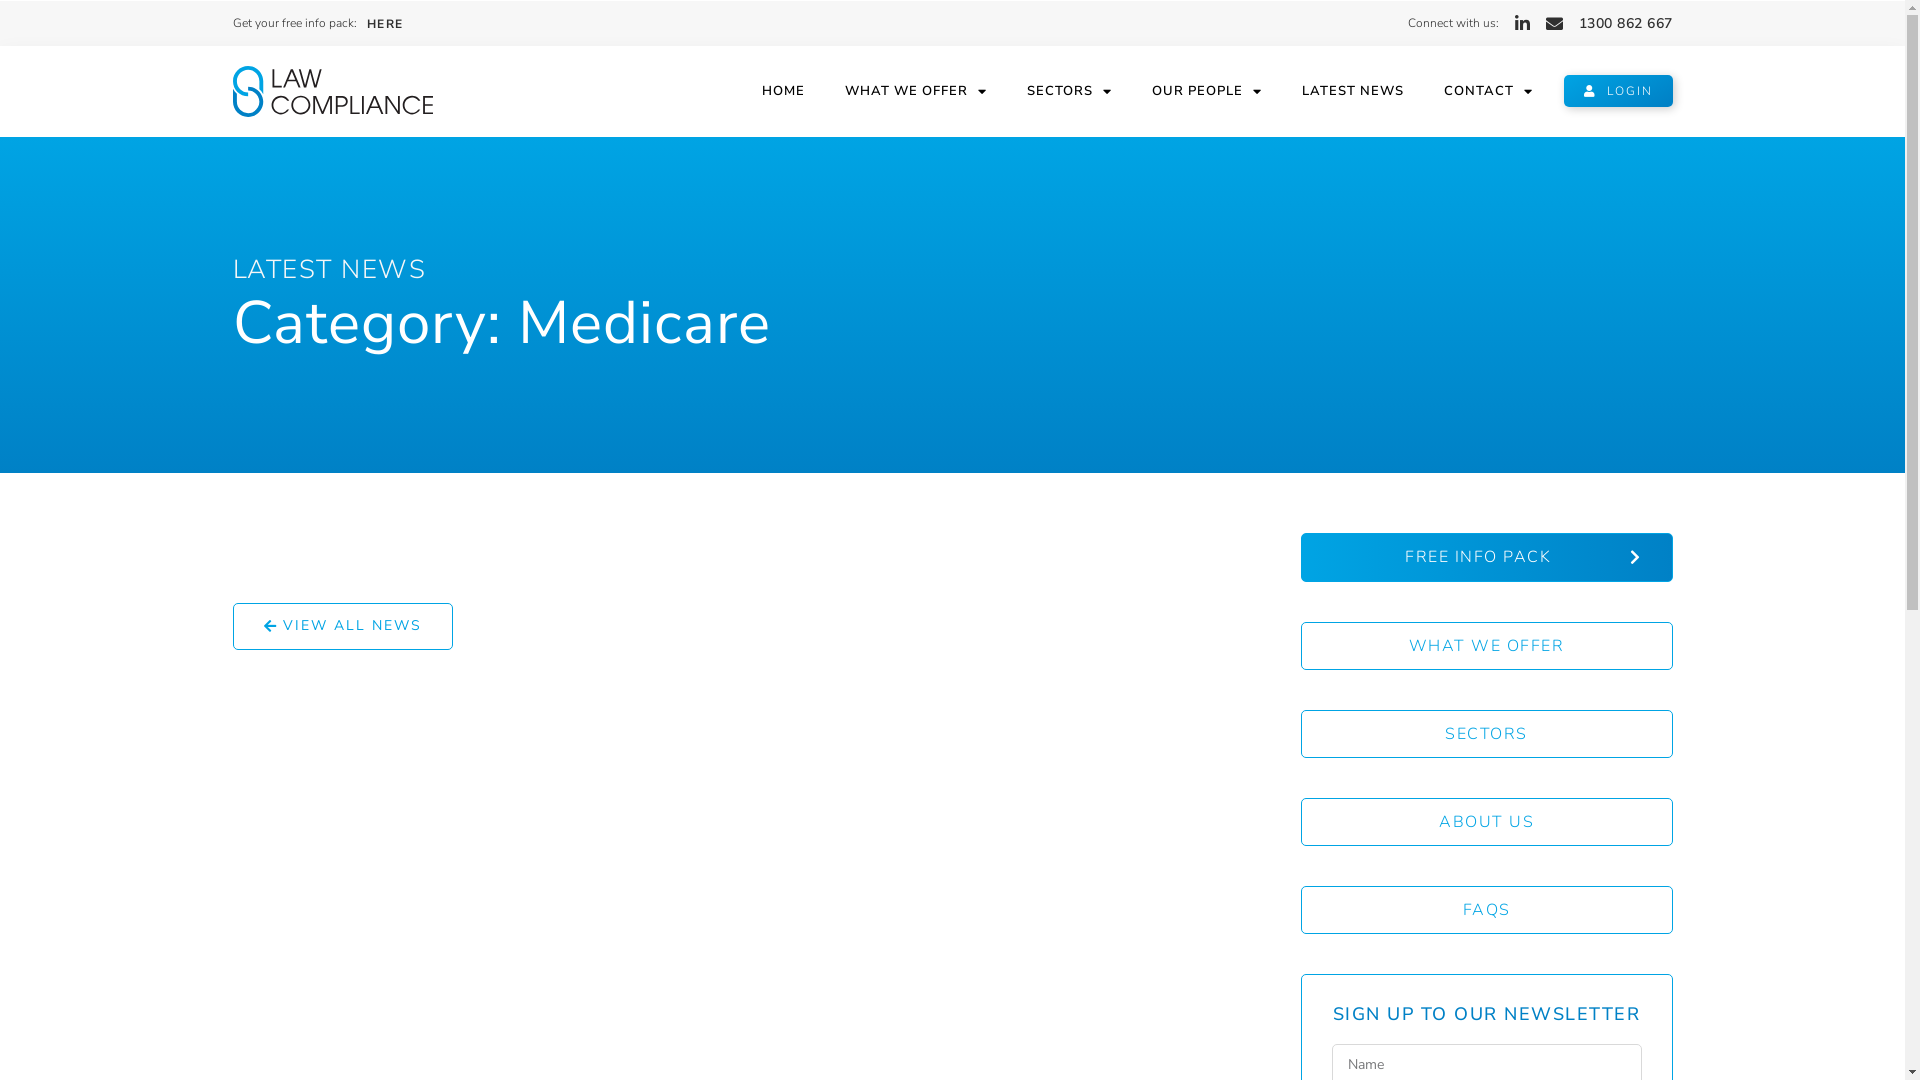 Image resolution: width=1920 pixels, height=1080 pixels. Describe the element at coordinates (329, 268) in the screenshot. I see `'LATEST NEWS'` at that location.